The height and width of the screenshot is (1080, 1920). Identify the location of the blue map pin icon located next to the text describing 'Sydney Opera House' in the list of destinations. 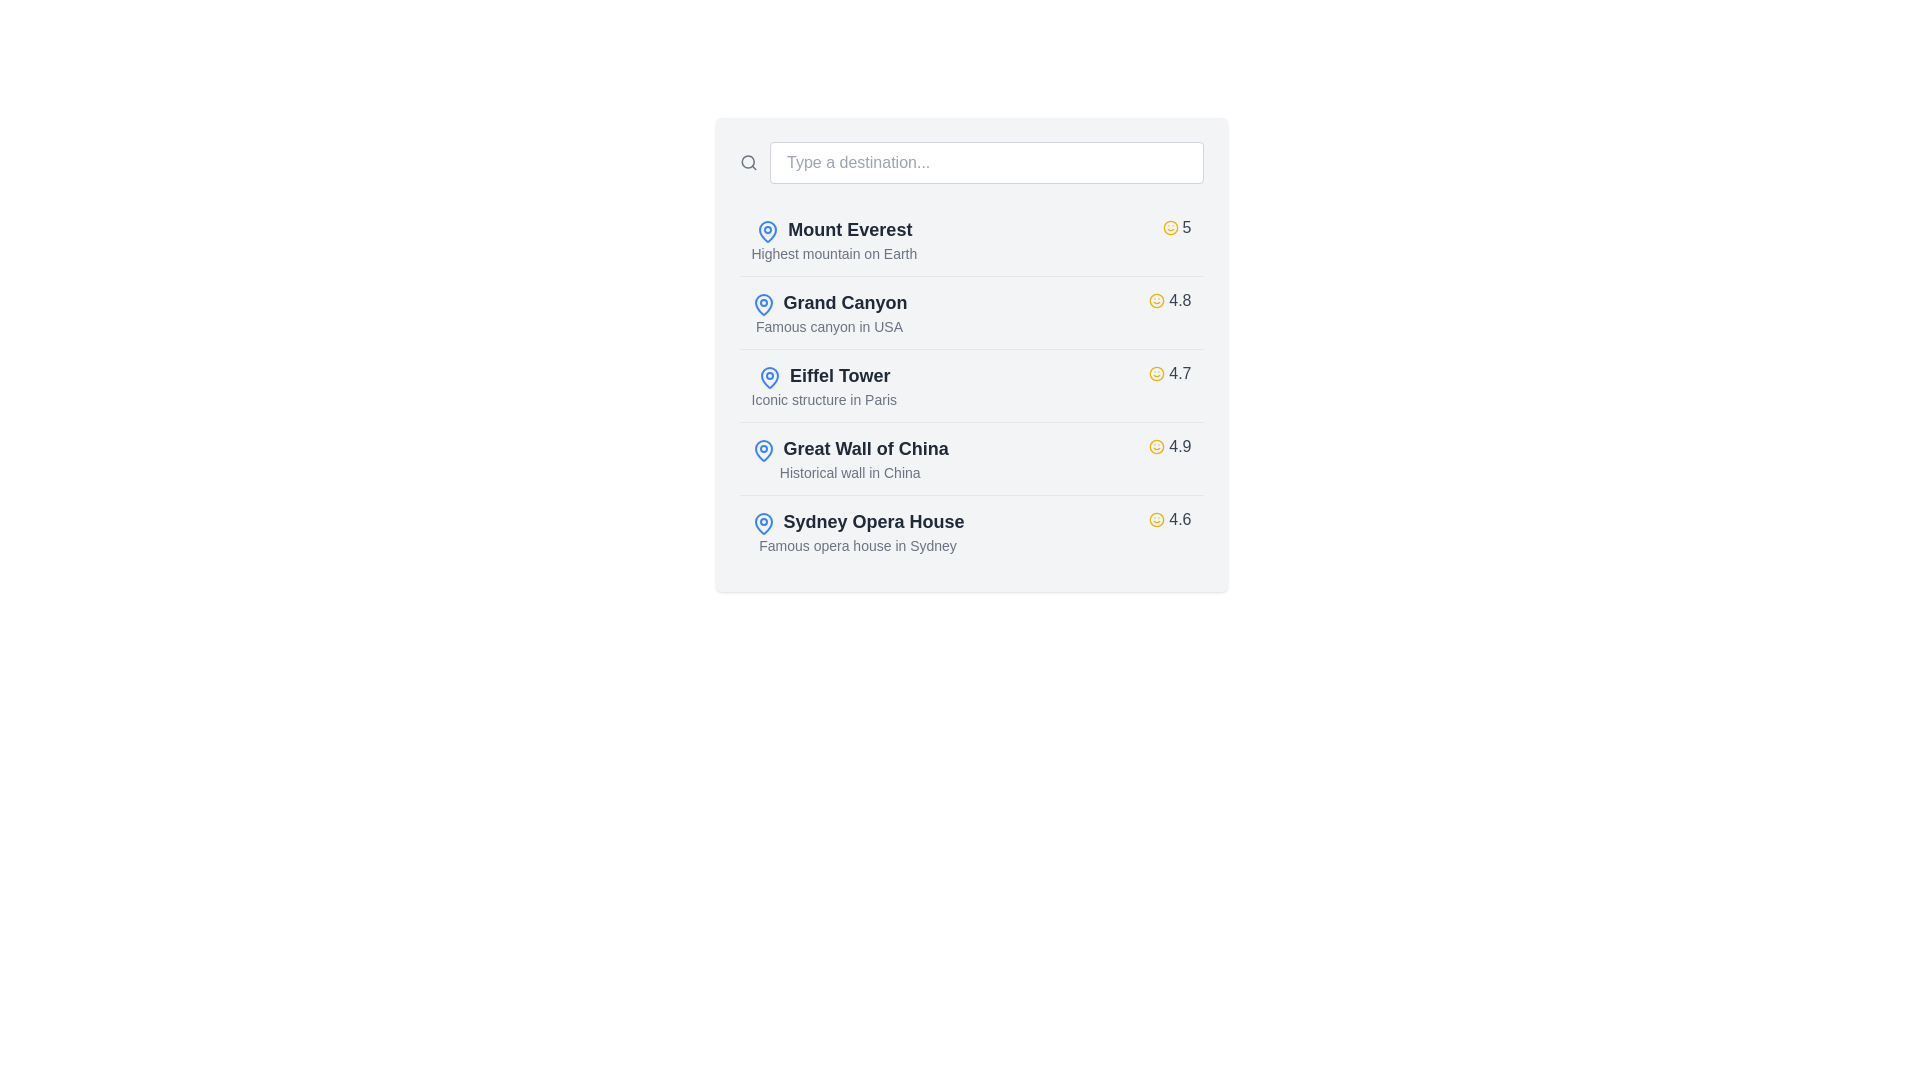
(762, 522).